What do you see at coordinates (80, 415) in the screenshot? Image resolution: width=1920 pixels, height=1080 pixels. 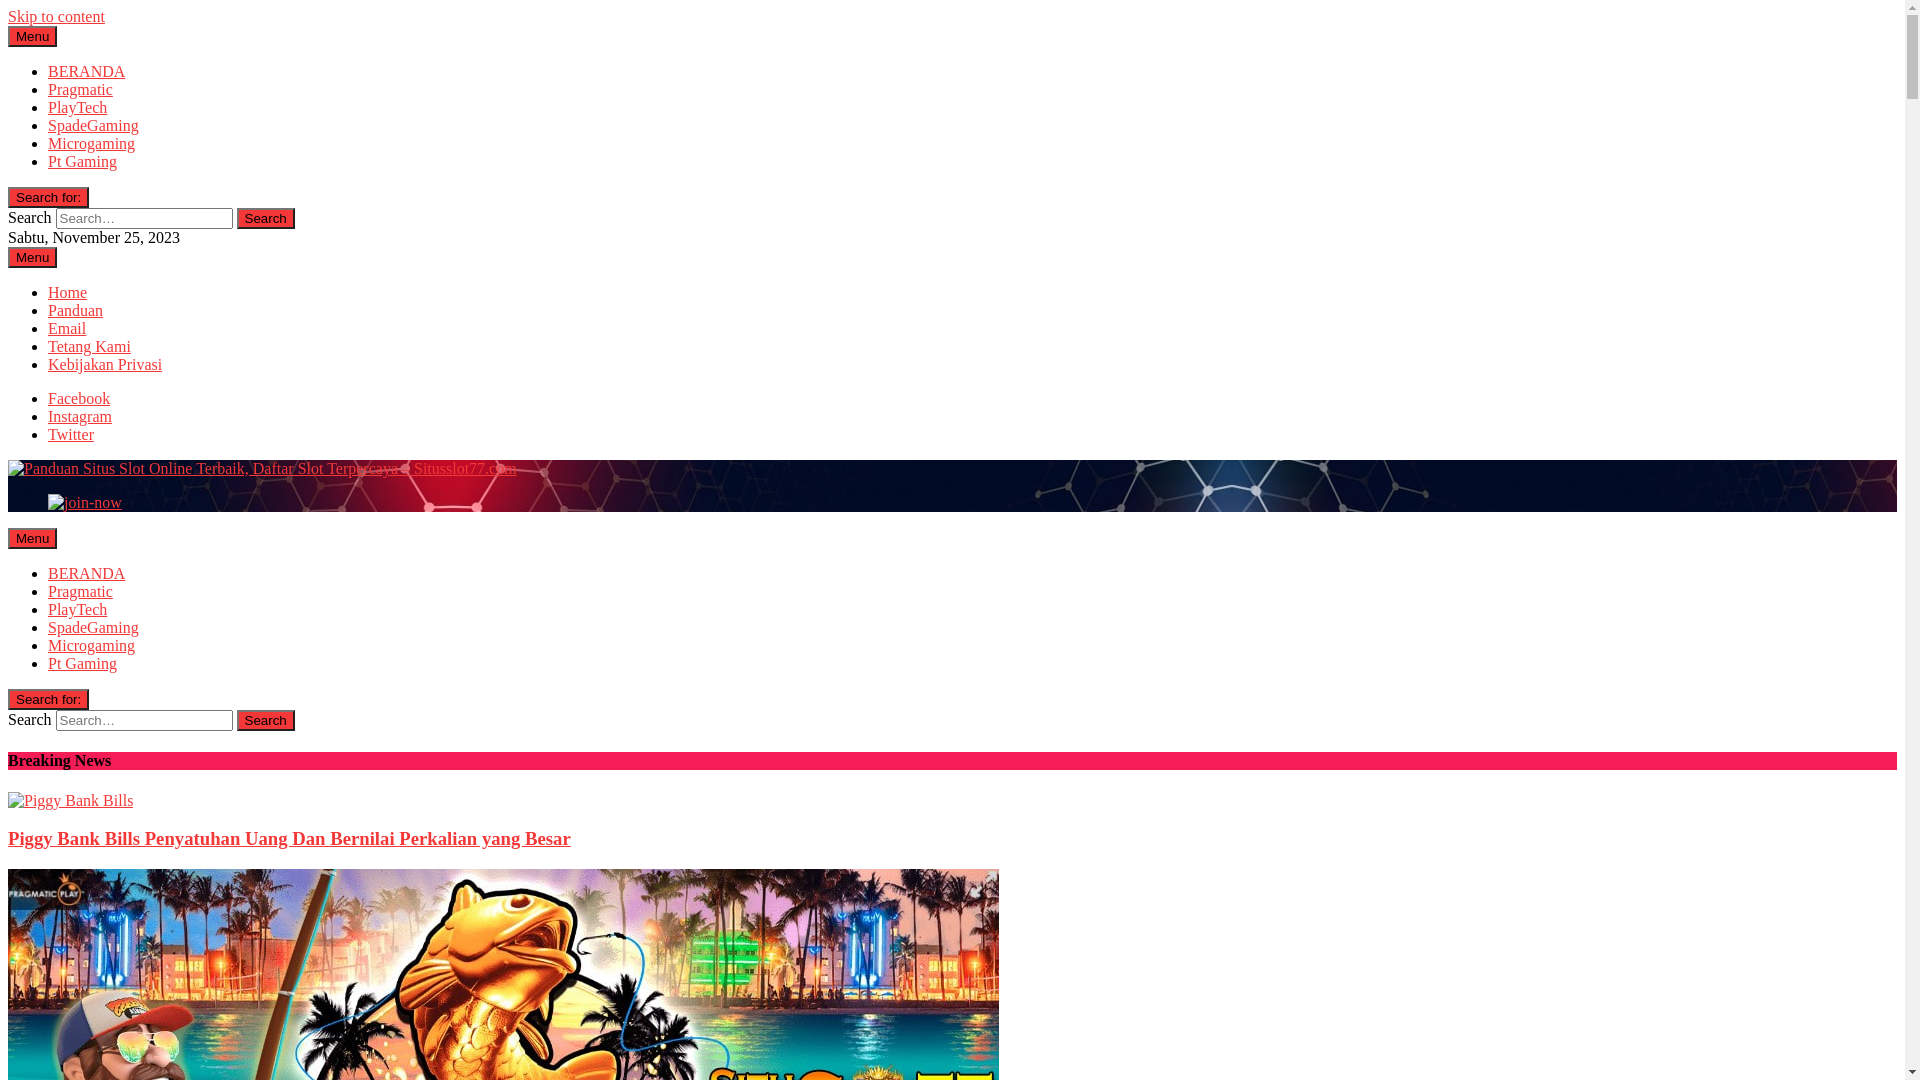 I see `'Instagram'` at bounding box center [80, 415].